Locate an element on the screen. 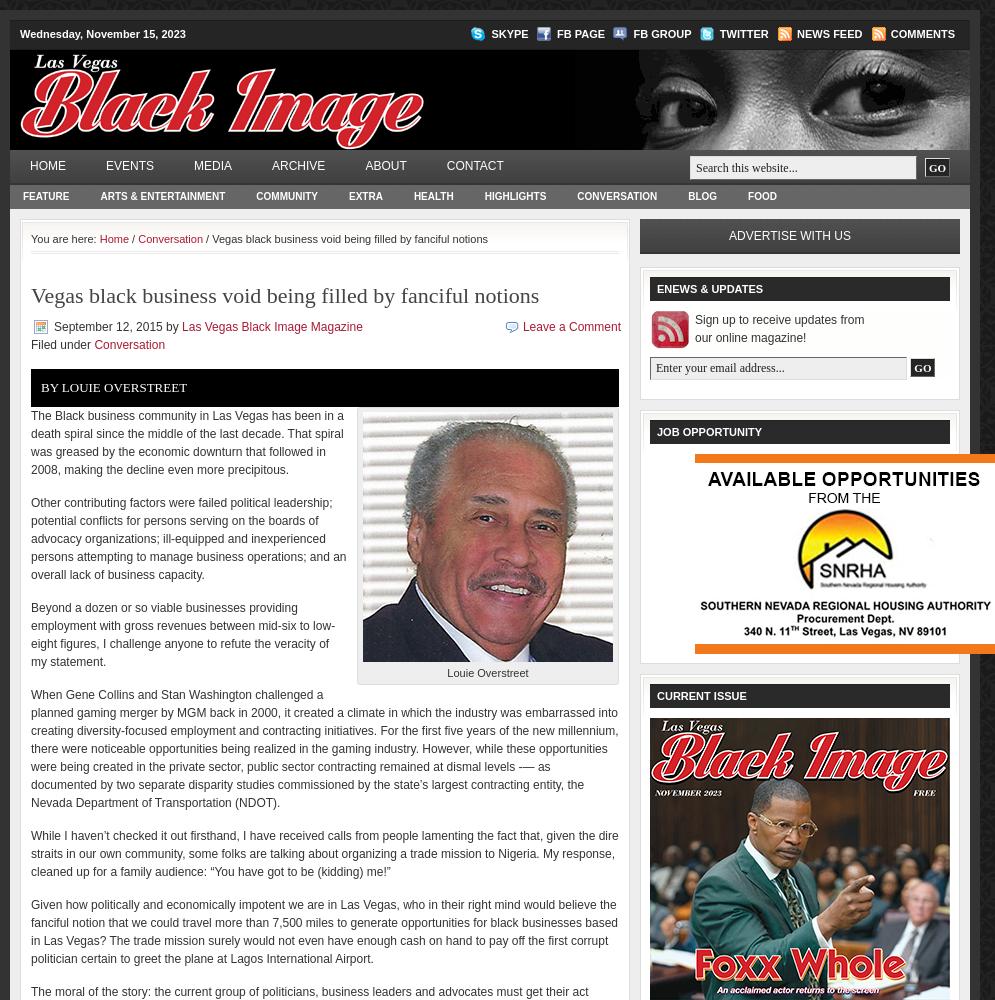 The width and height of the screenshot is (995, 1000). '/' is located at coordinates (132, 238).